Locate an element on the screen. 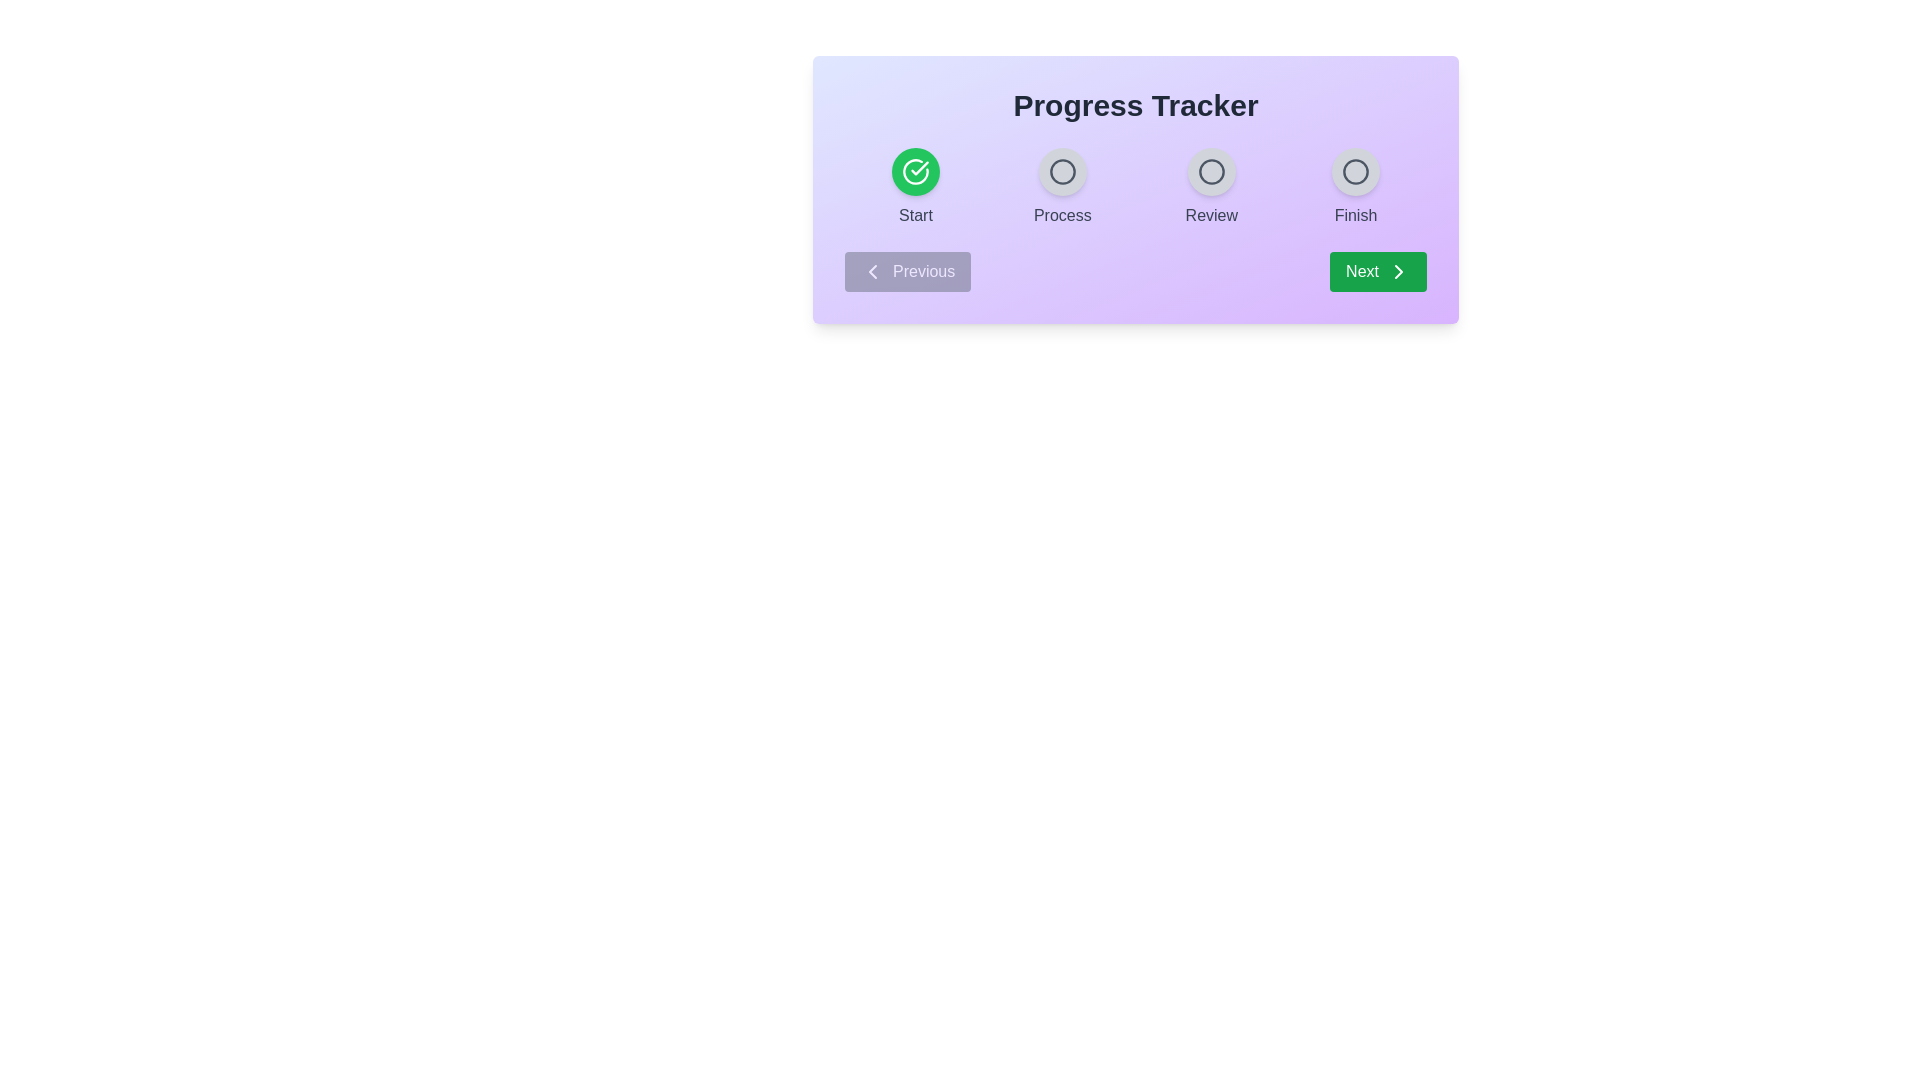 Image resolution: width=1920 pixels, height=1080 pixels. the circular icon segment of the progress tracker that represents the outer border of a checkmark, positioned left of the text 'Start' is located at coordinates (915, 171).